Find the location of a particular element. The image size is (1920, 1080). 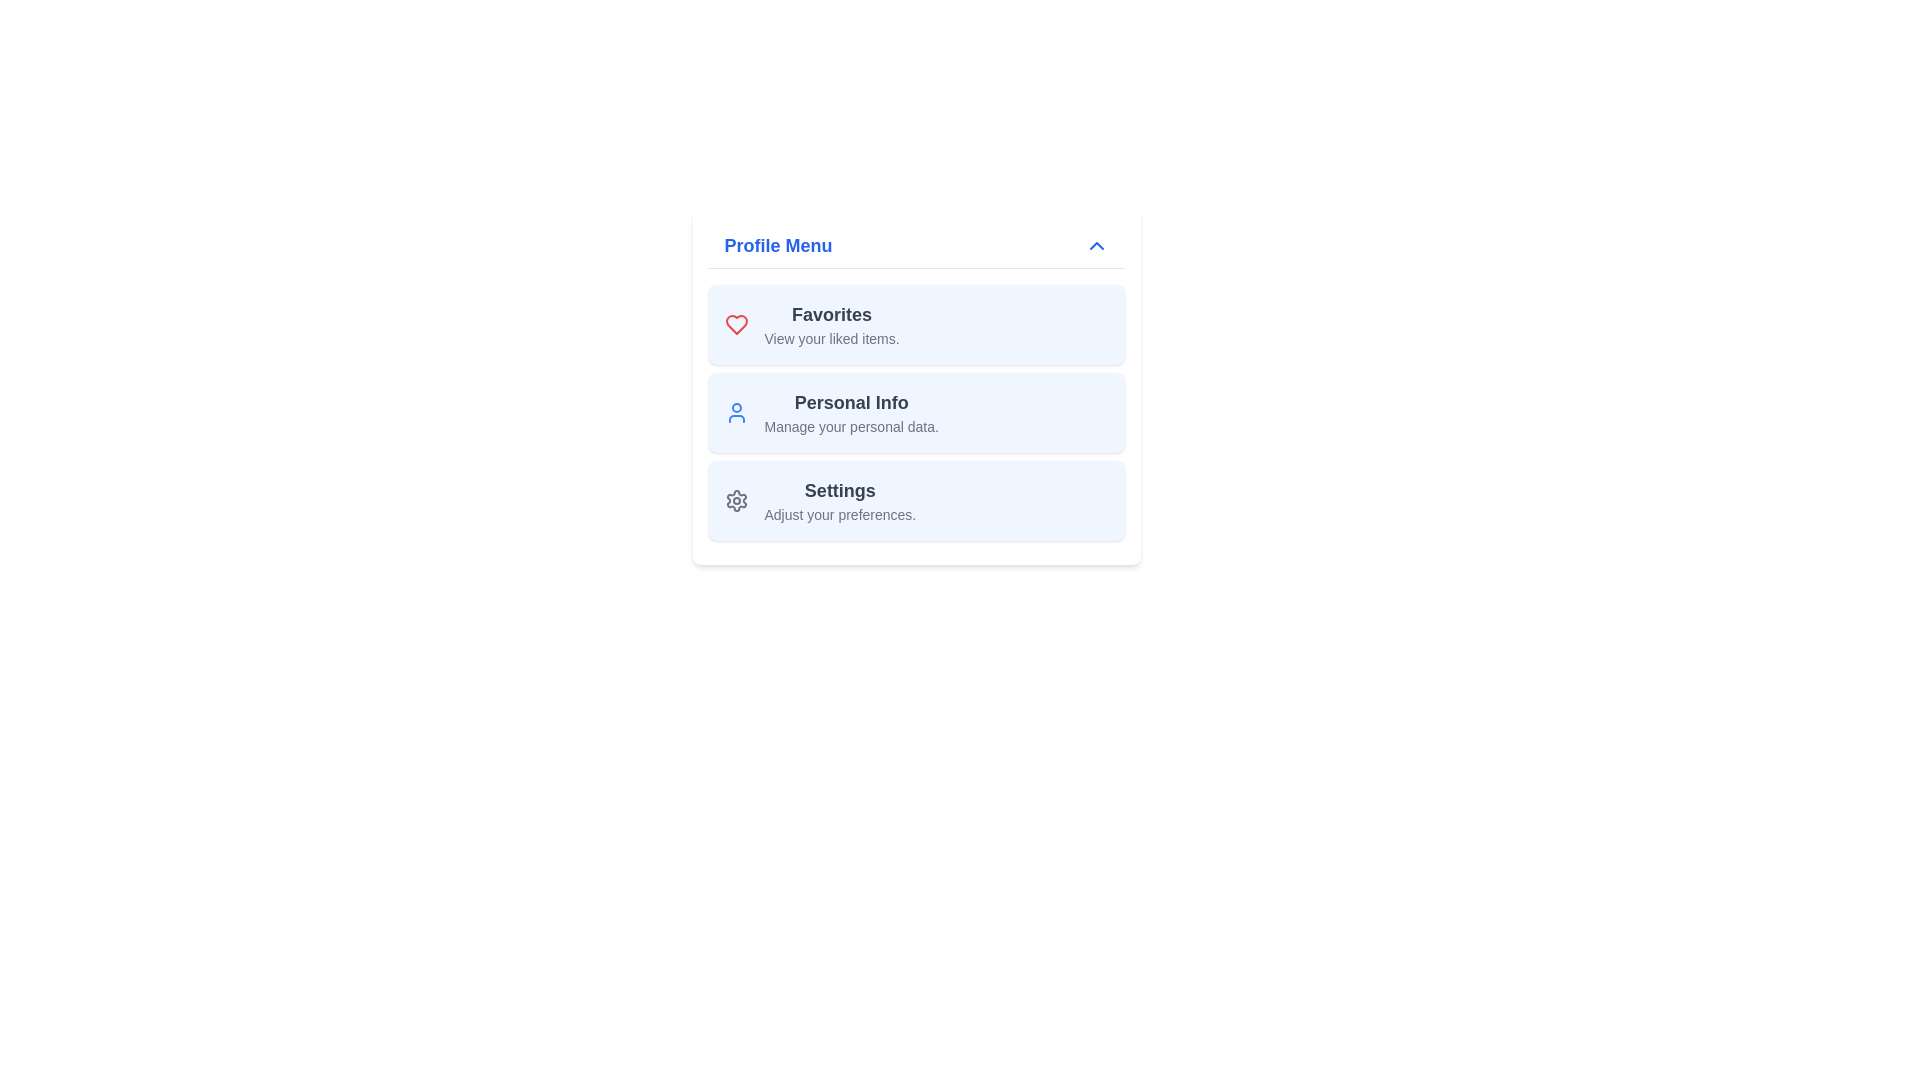

the 'Favorites' menu item under the heart icon in the Profile Menu is located at coordinates (832, 323).